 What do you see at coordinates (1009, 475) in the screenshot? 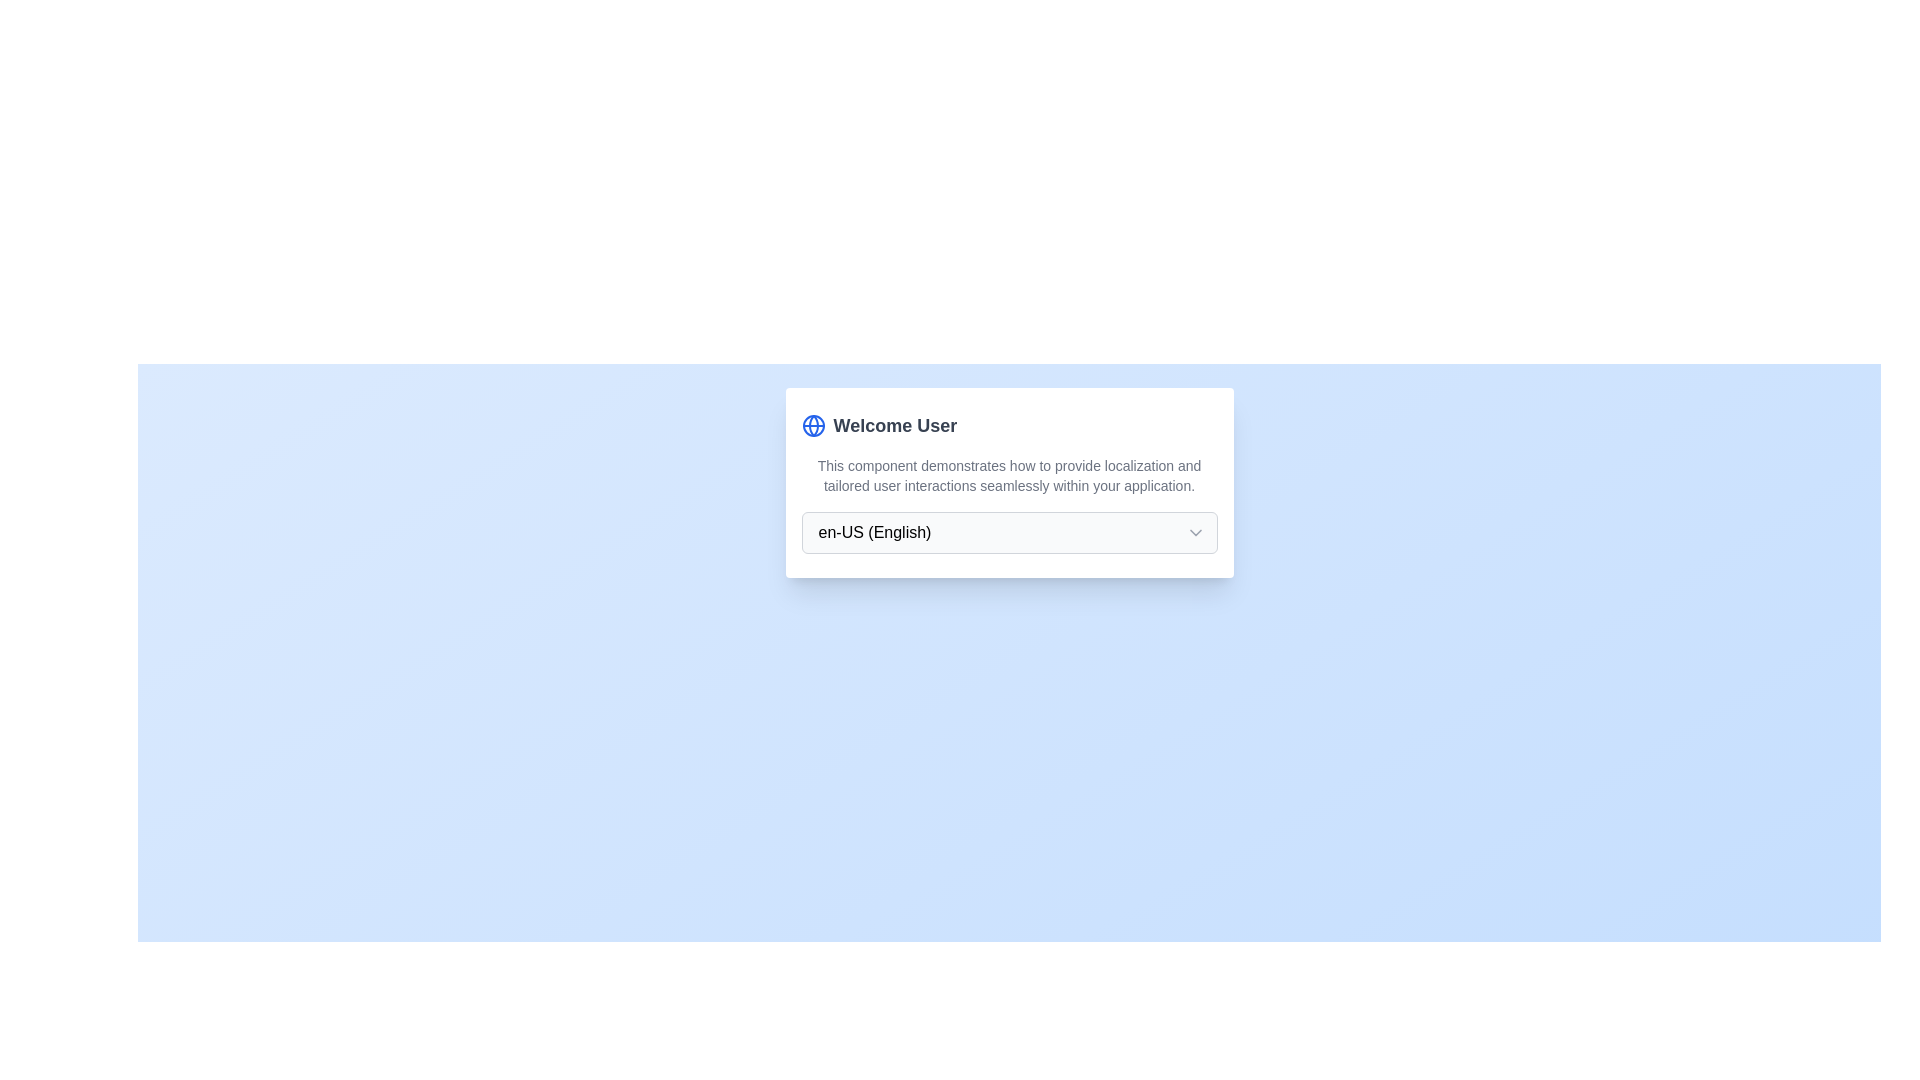
I see `the descriptive text element that informs users about the functionality of surrounding UI components, located below the title 'Welcome User' and above the dropdown menu for language selection` at bounding box center [1009, 475].